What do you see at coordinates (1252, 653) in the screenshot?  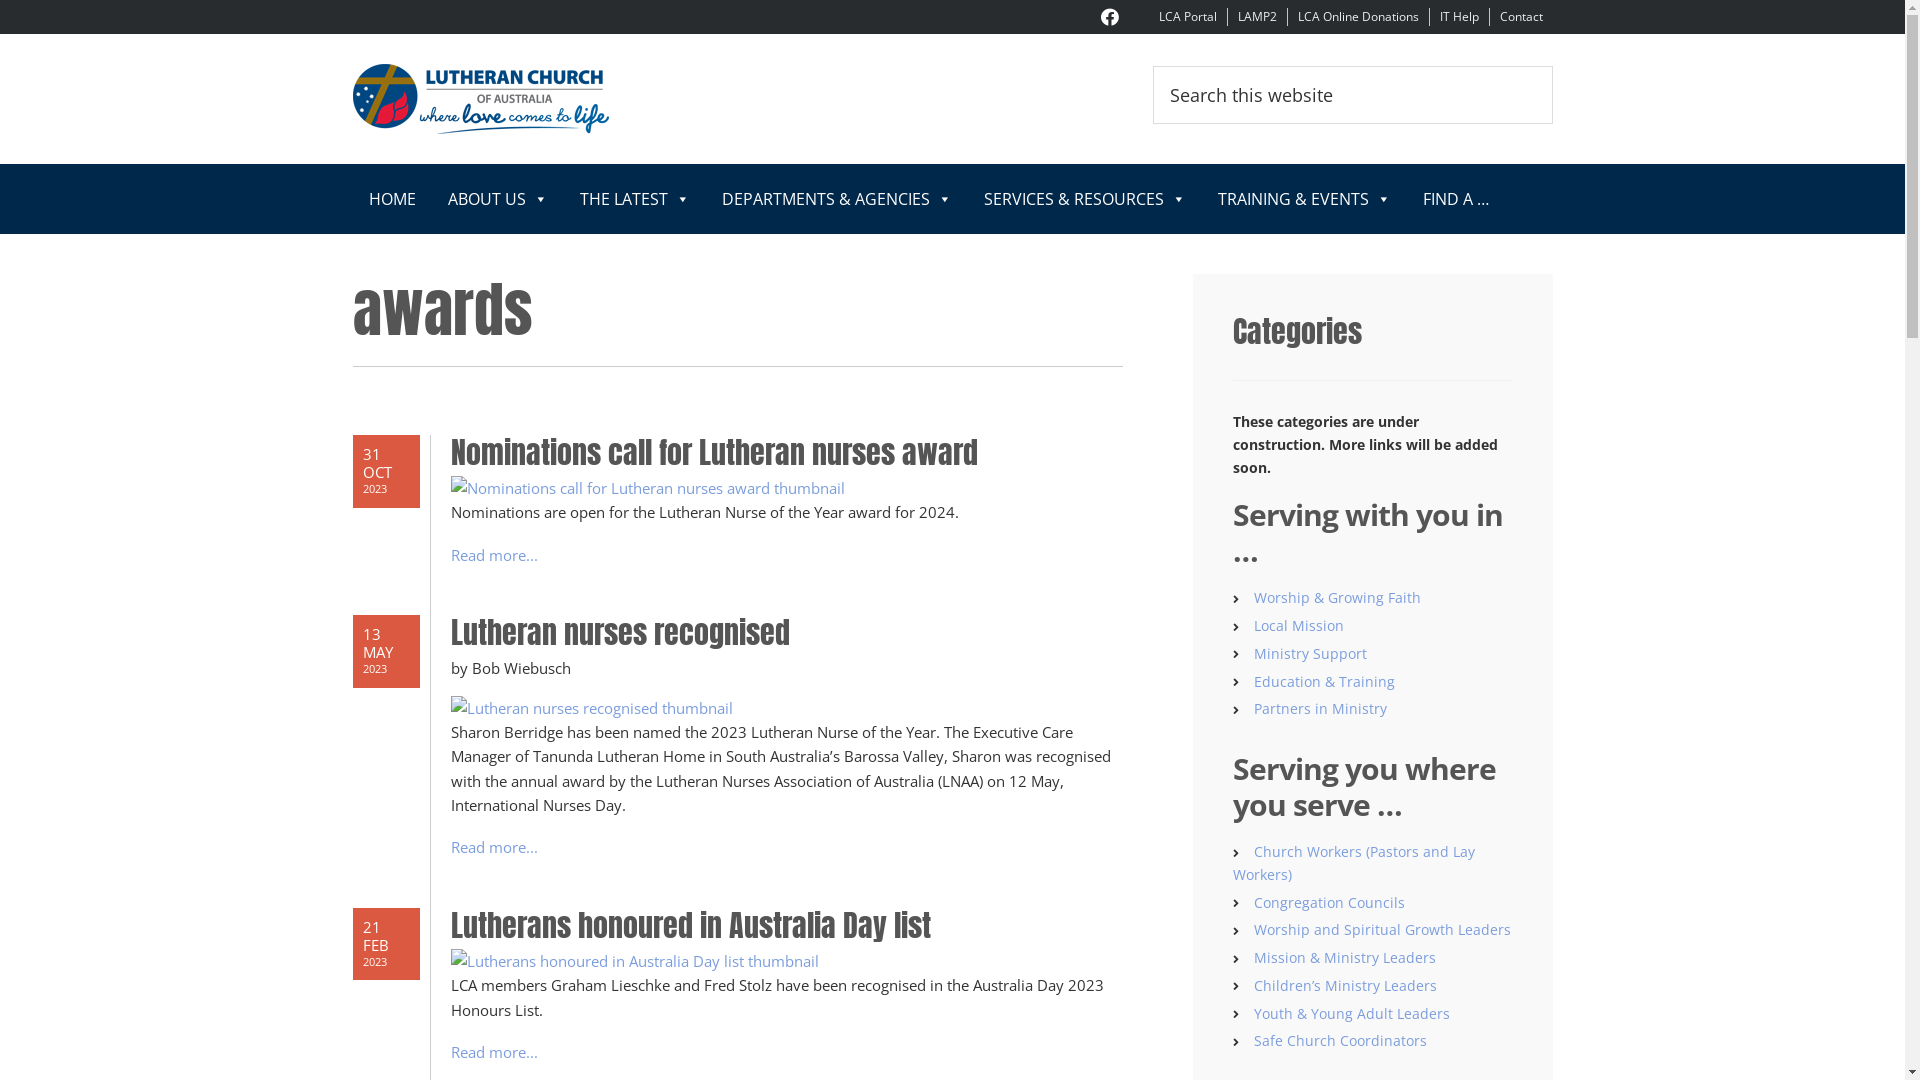 I see `'Ministry Support'` at bounding box center [1252, 653].